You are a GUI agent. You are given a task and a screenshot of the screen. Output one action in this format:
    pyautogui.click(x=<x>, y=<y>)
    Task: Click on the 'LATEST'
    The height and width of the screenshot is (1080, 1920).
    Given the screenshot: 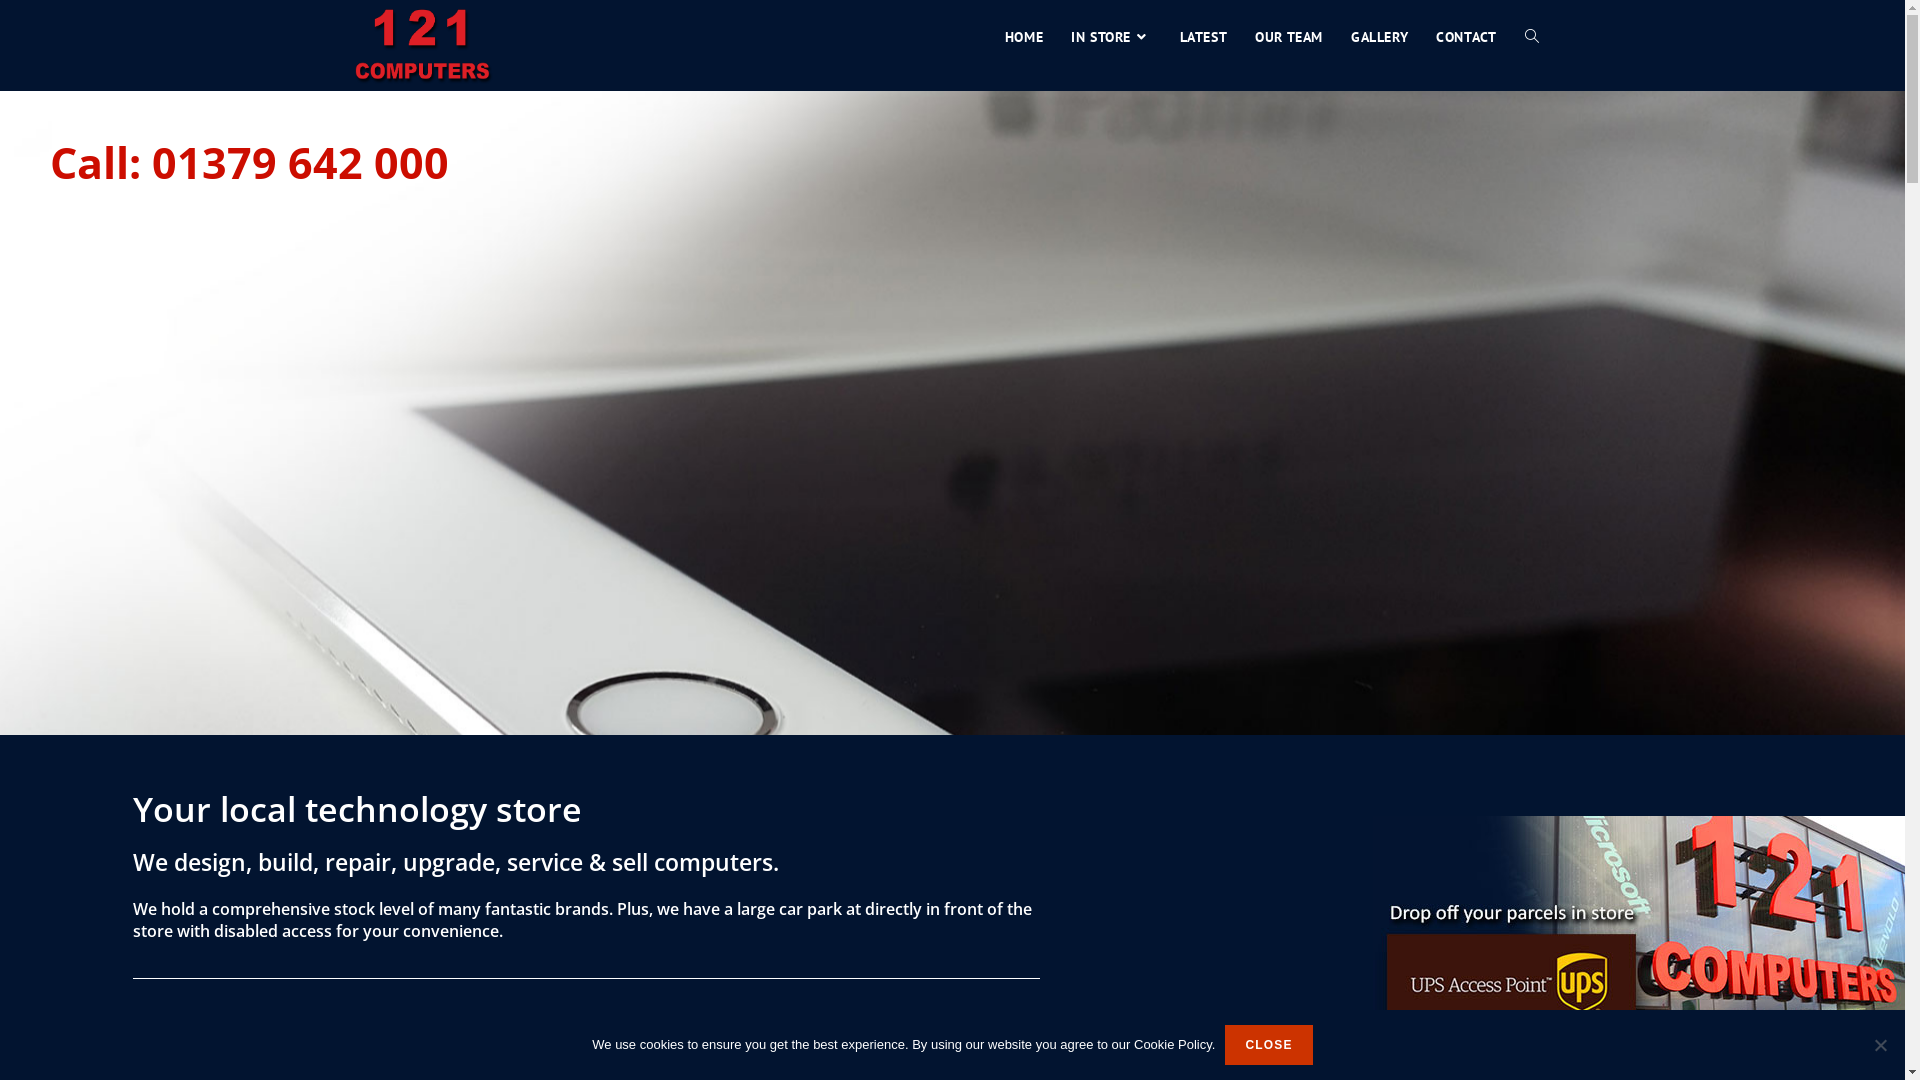 What is the action you would take?
    pyautogui.click(x=1203, y=37)
    